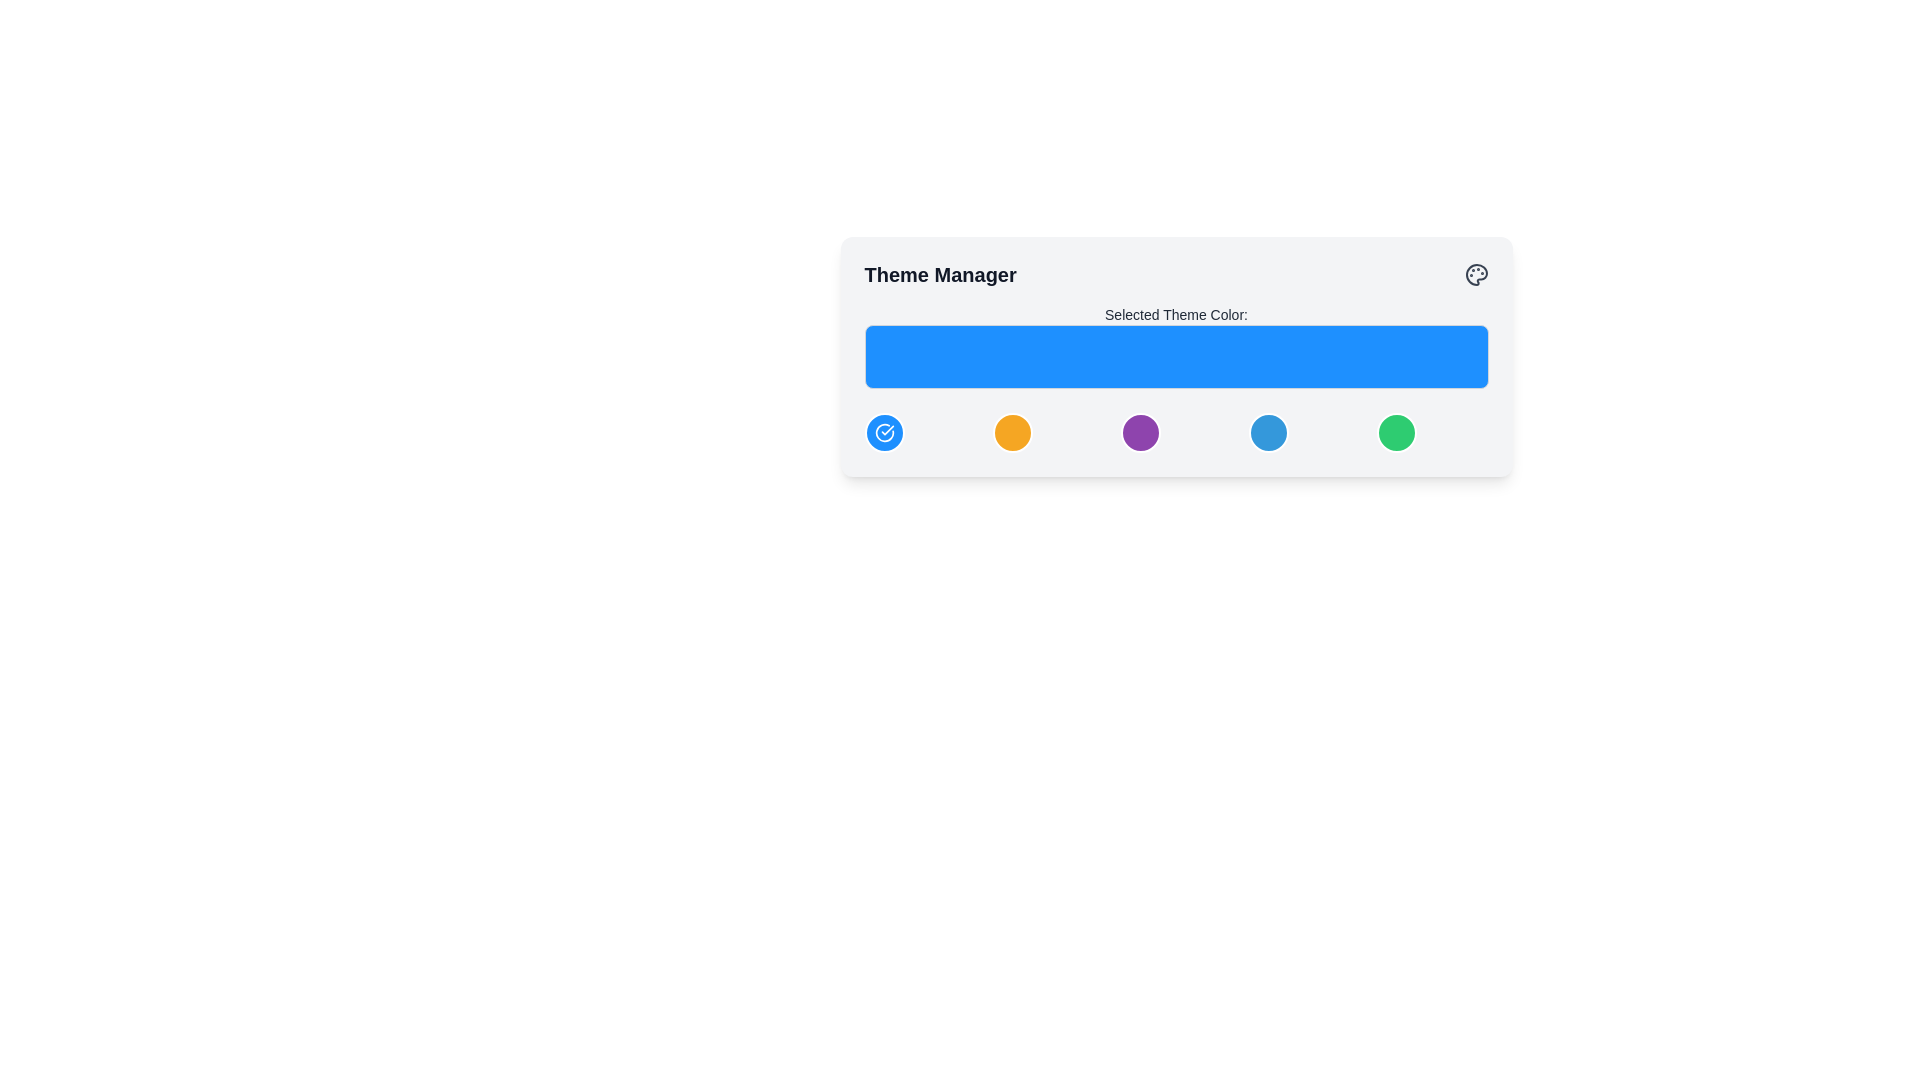 The width and height of the screenshot is (1920, 1080). I want to click on the non-interactive heading text label located at the top-left corner of the menu, which indicates the content or feature of the associated section, so click(939, 274).